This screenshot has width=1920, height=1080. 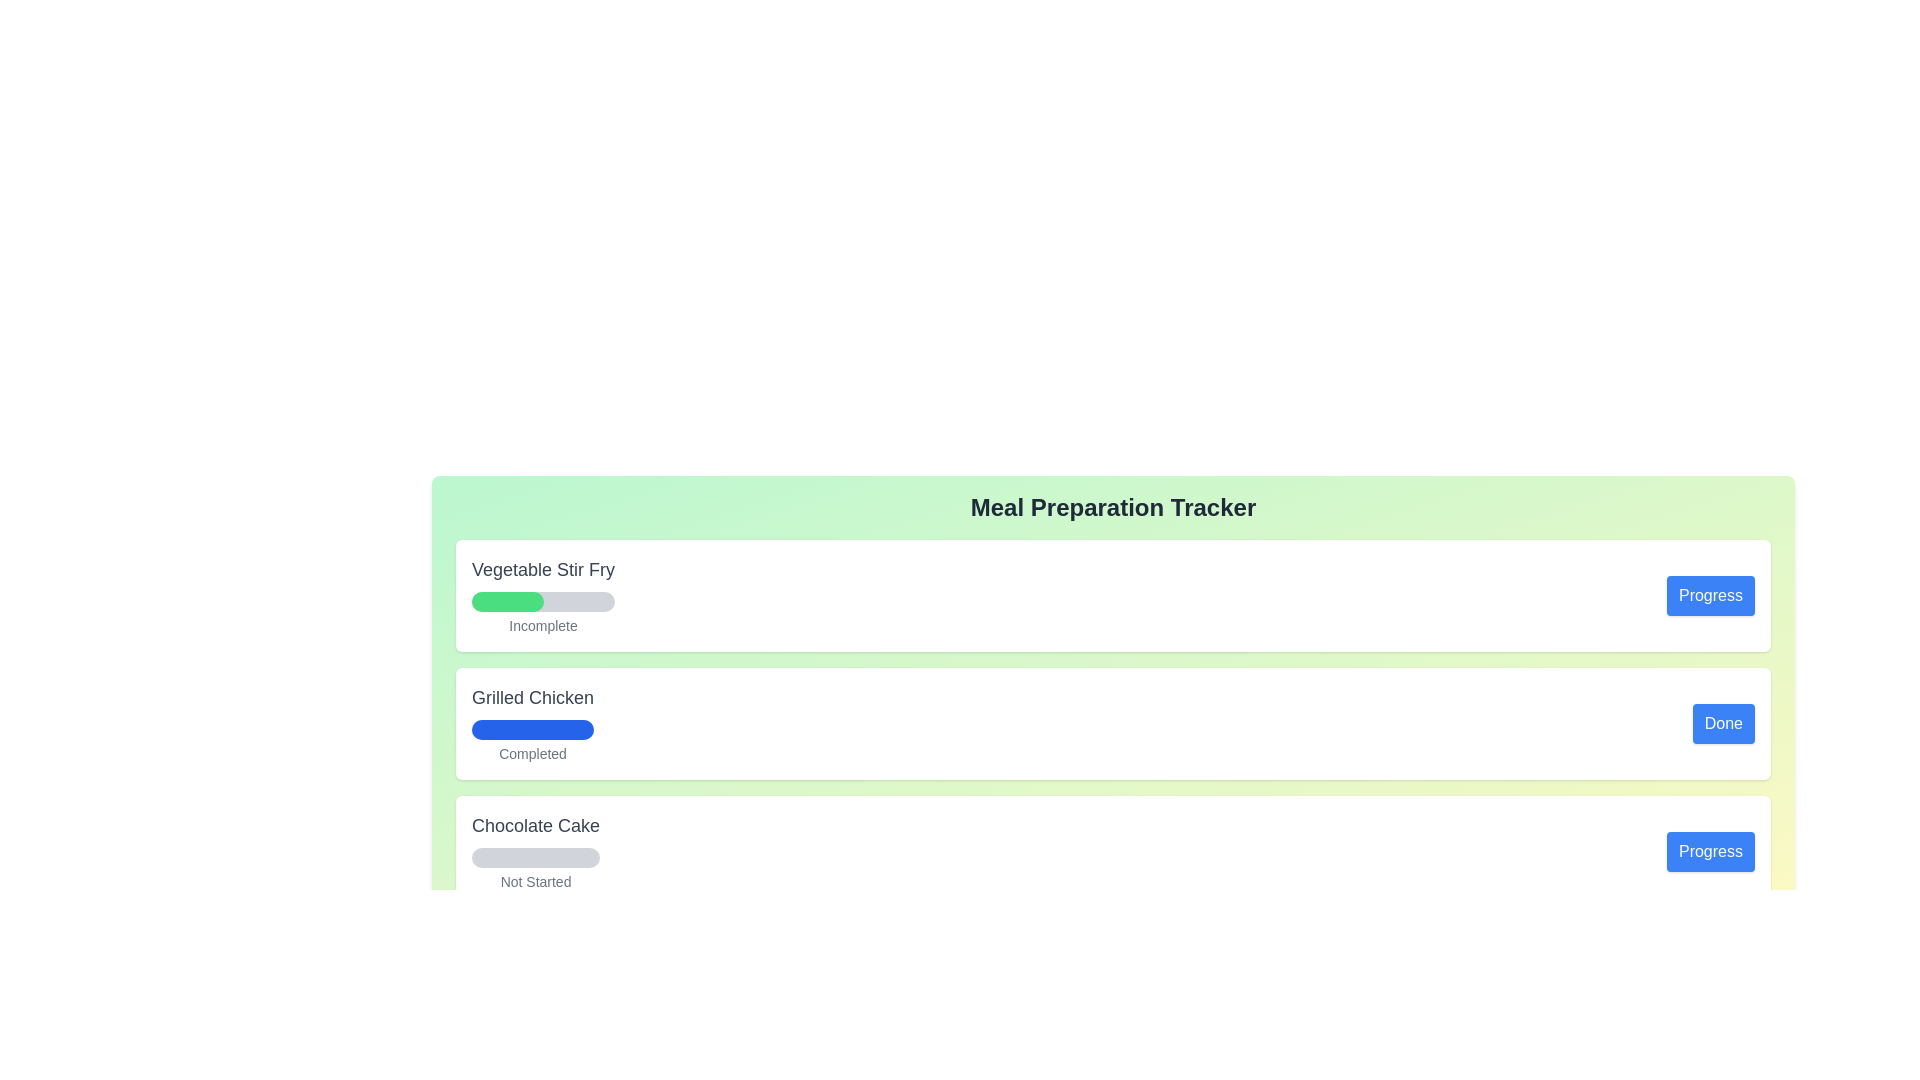 I want to click on the rectangular blue button labeled 'Done' located at the far right of the 'Grilled Chicken' panel in the 'Meal Preparation Tracker' interface, so click(x=1722, y=724).